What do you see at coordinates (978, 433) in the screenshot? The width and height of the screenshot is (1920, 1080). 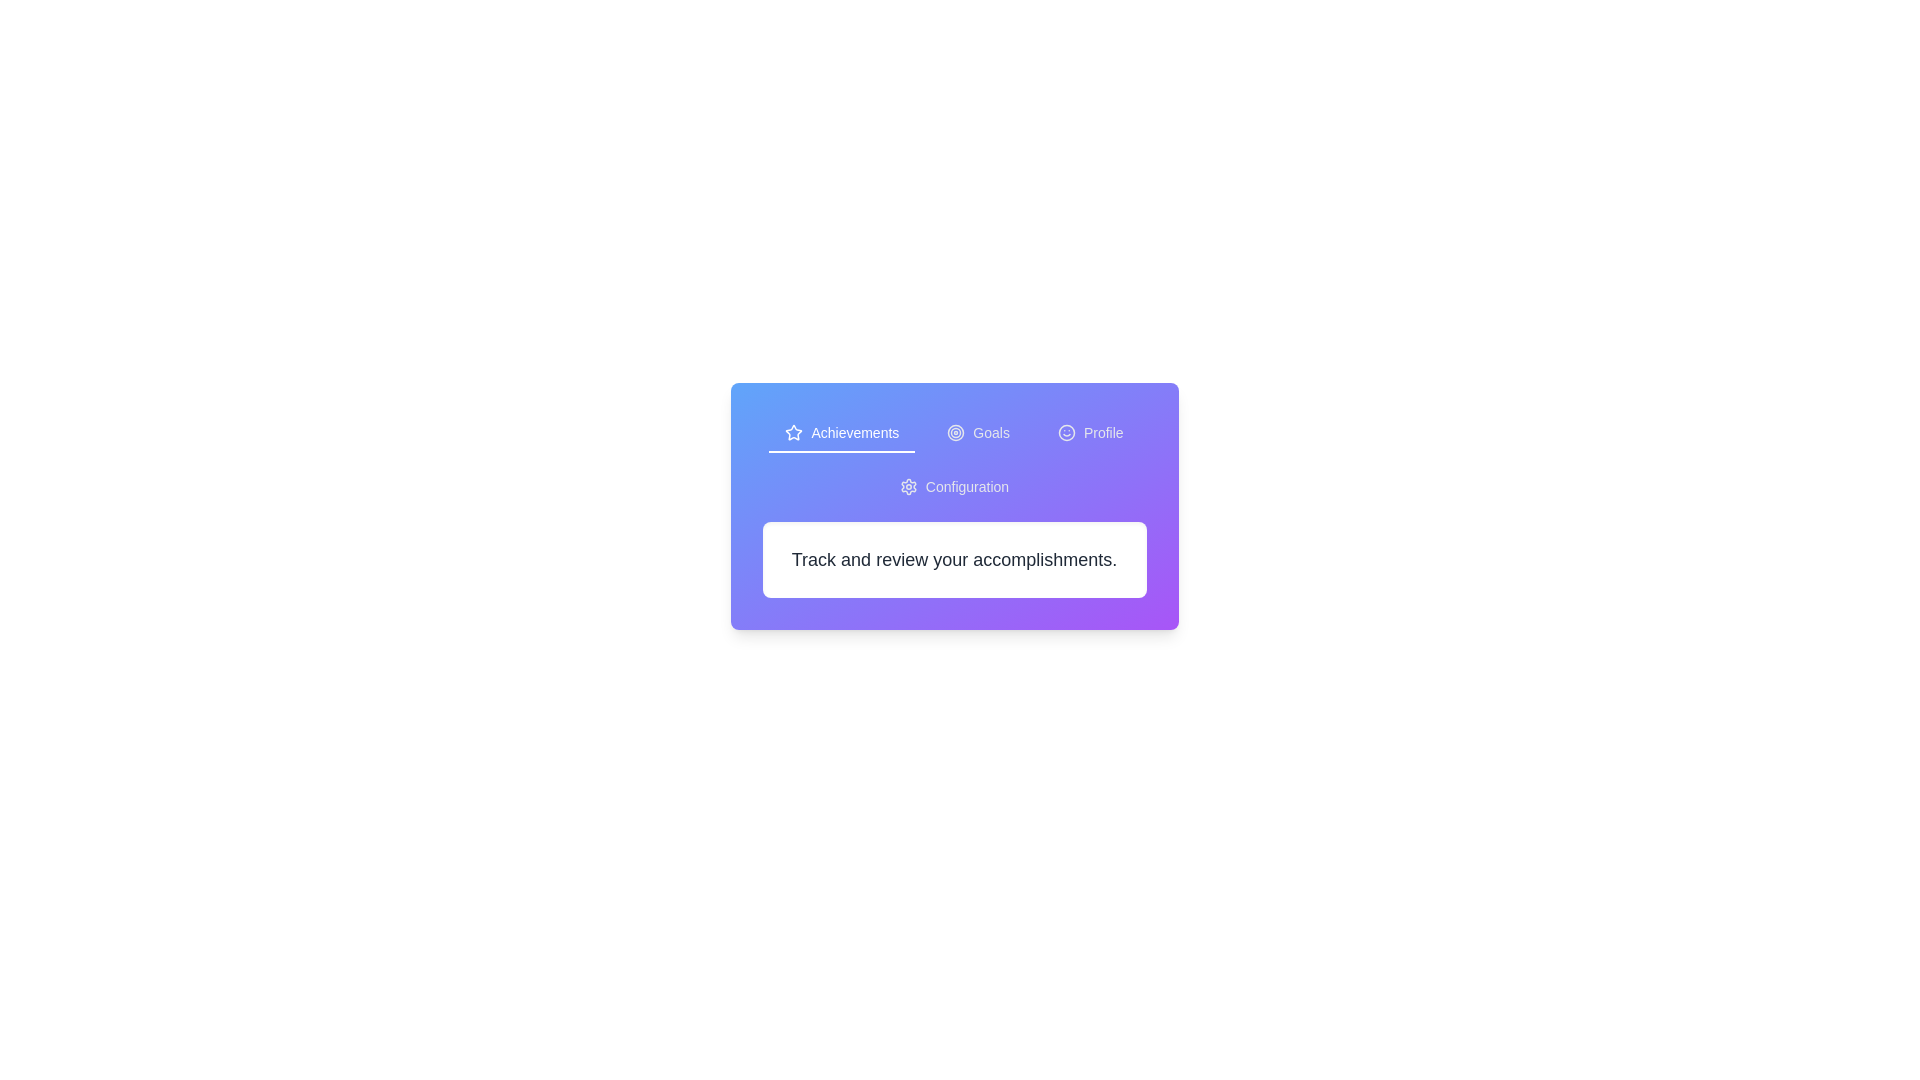 I see `the Goals tab` at bounding box center [978, 433].